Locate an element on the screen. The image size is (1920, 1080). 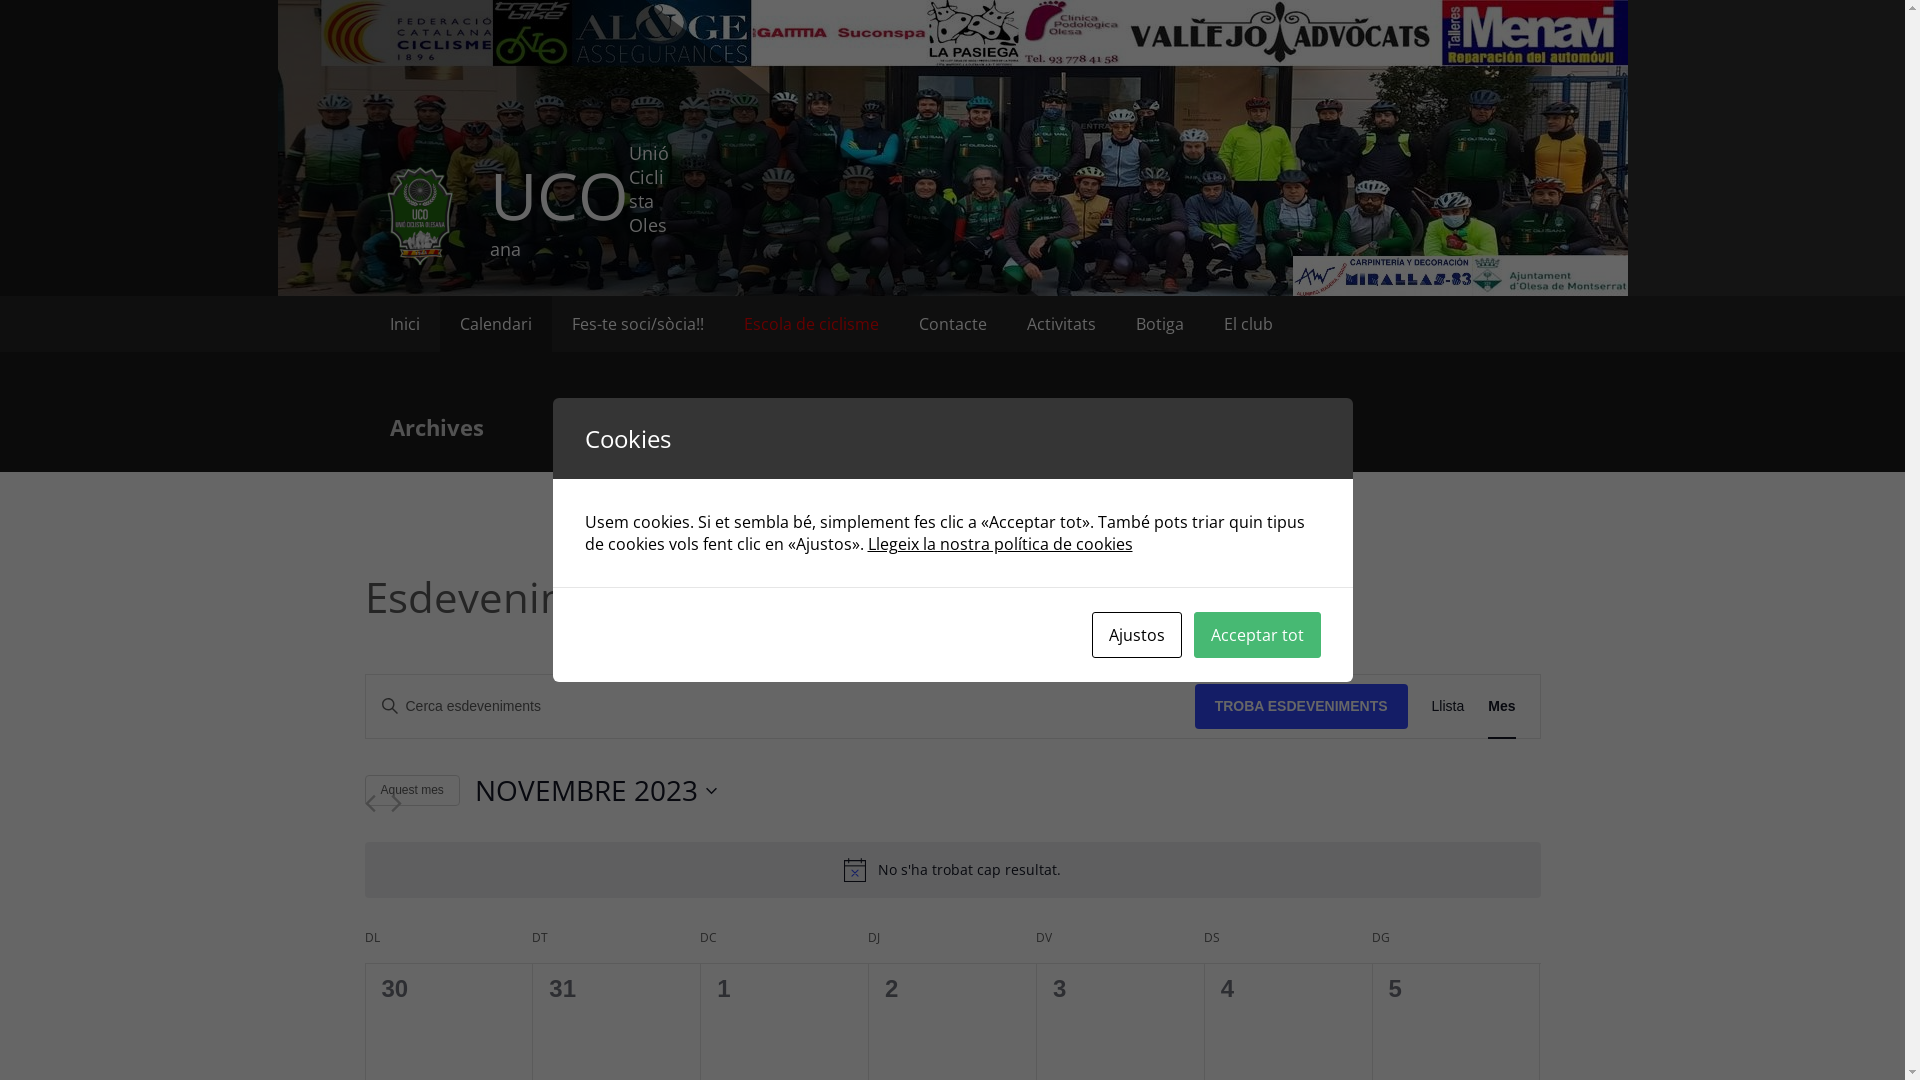
'Mes anterior' is located at coordinates (369, 802).